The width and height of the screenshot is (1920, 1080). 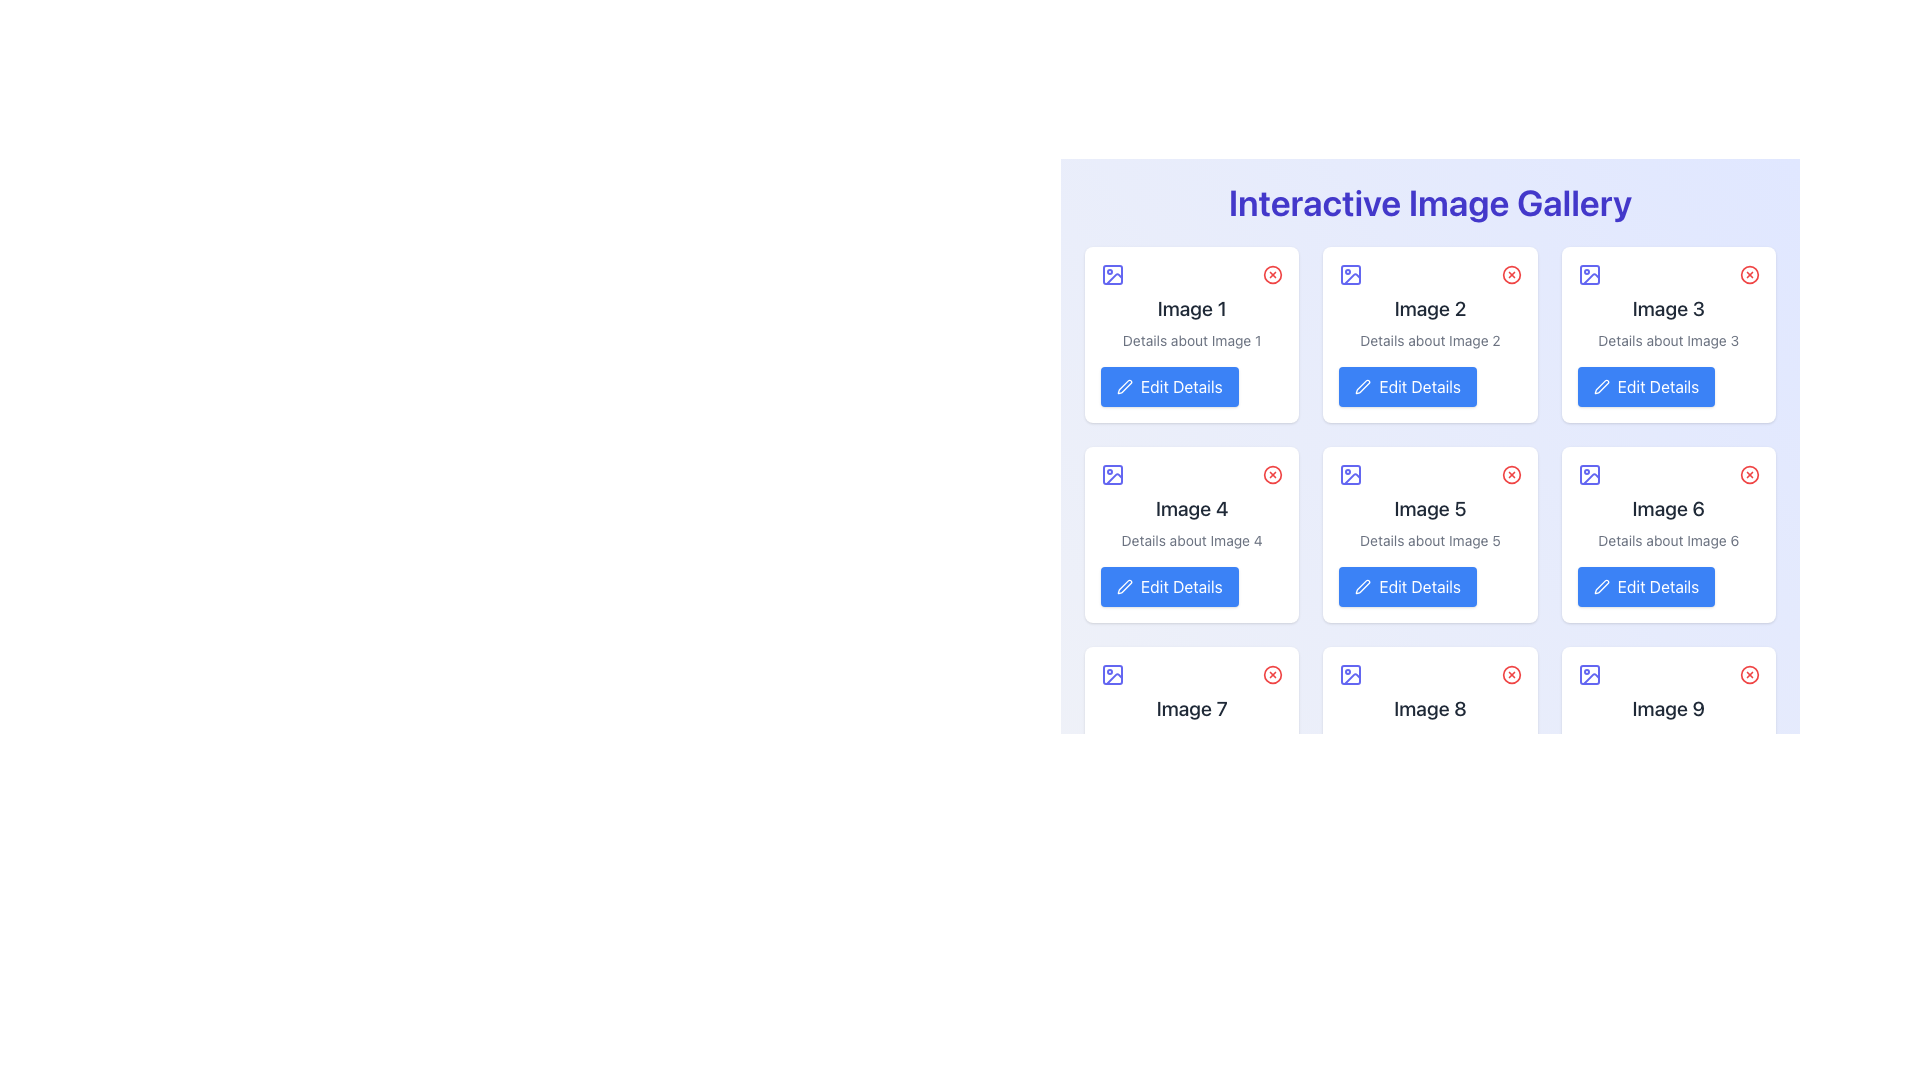 What do you see at coordinates (1192, 308) in the screenshot?
I see `static text label displaying 'Image 1' in a bold and large font, which is centrally positioned in the first card of the top row in a grid layout` at bounding box center [1192, 308].